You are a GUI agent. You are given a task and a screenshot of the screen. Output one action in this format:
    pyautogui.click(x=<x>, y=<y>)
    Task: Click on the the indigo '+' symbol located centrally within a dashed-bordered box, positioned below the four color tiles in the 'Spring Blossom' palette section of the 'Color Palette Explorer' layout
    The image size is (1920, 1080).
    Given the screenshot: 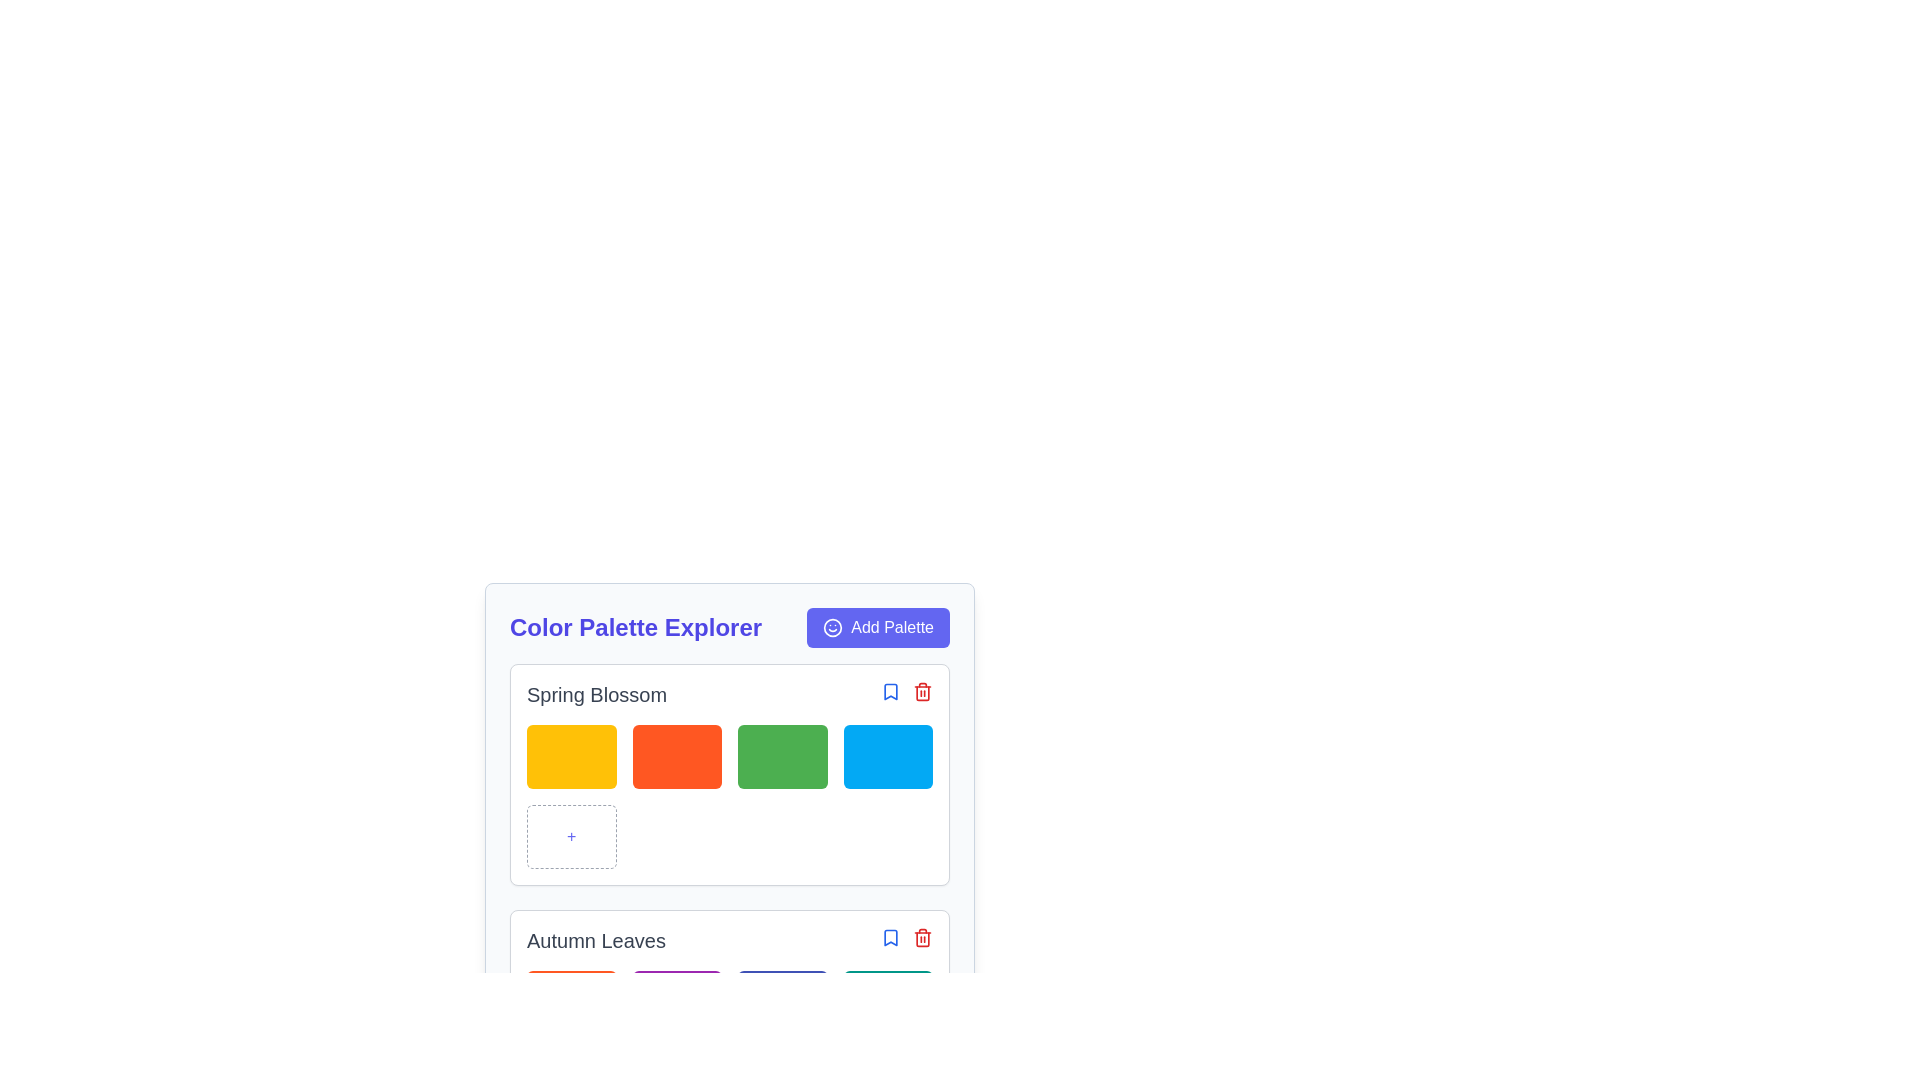 What is the action you would take?
    pyautogui.click(x=570, y=837)
    